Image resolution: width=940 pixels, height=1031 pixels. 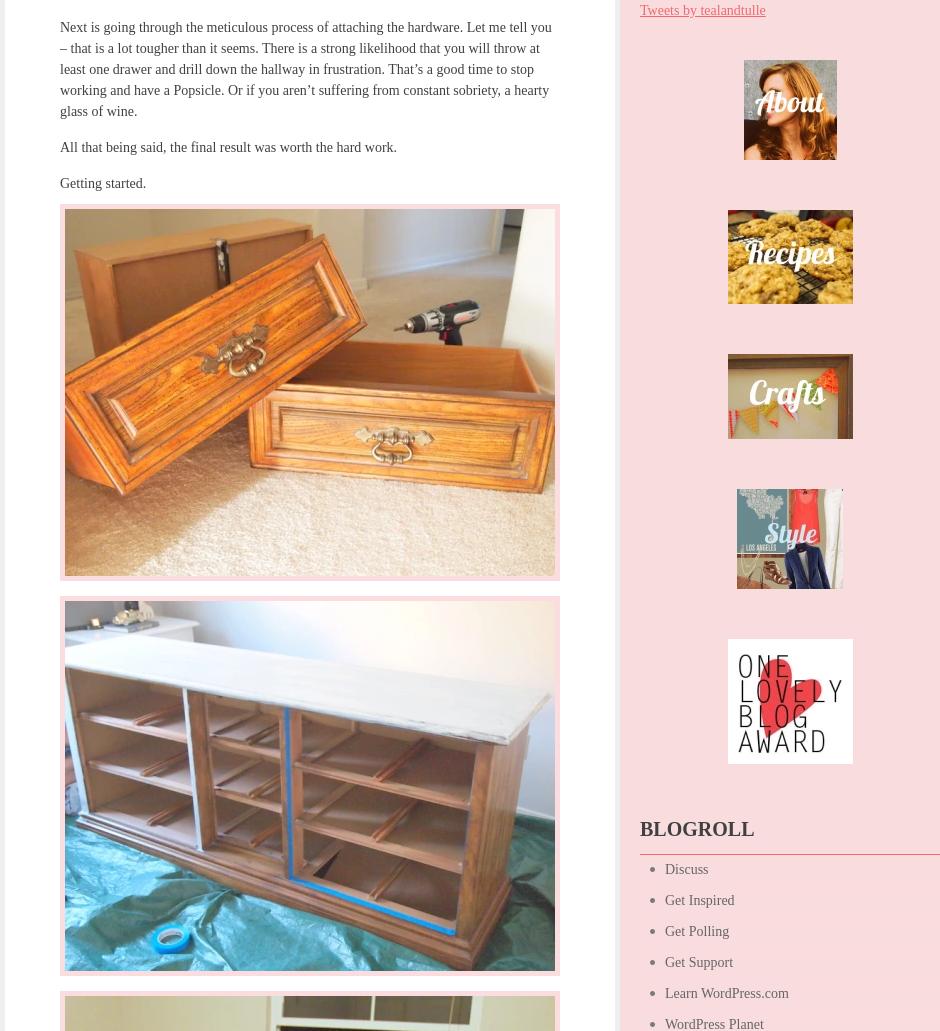 I want to click on 'Get Polling', so click(x=664, y=930).